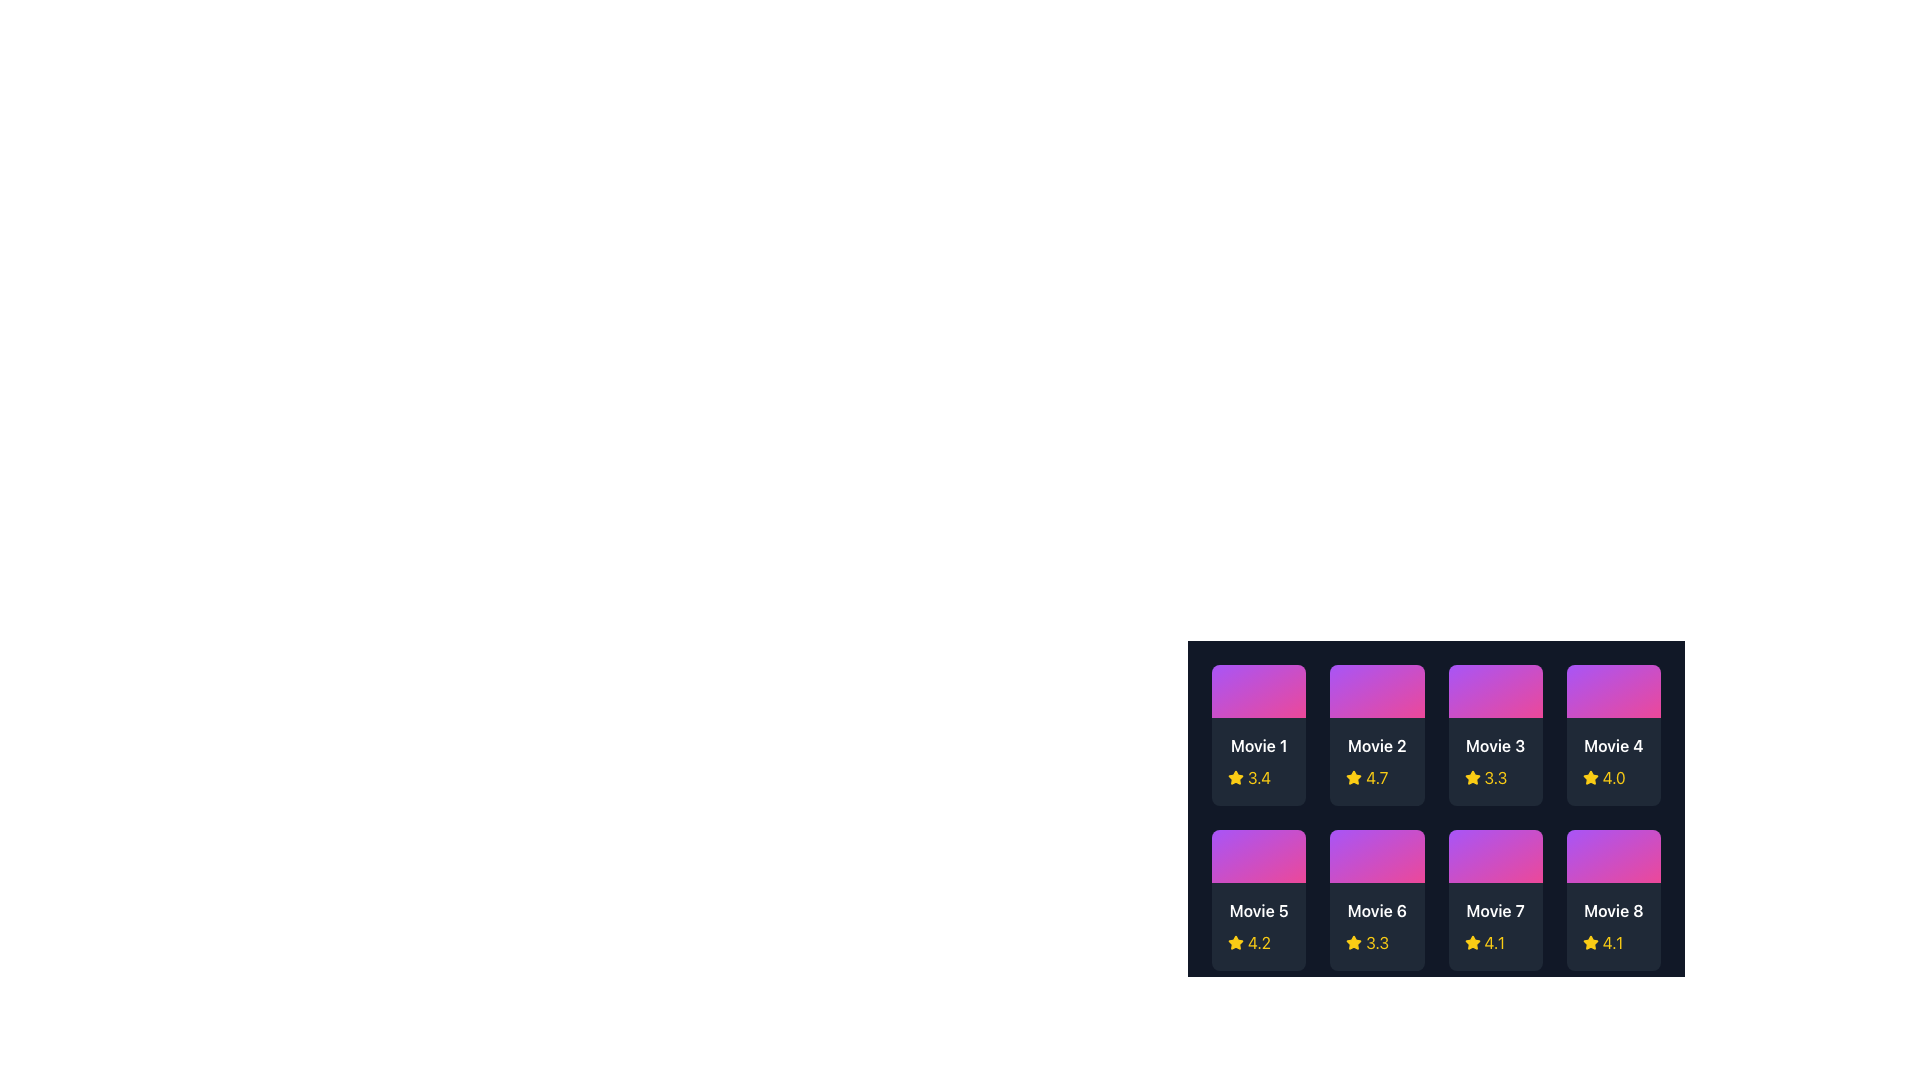 Image resolution: width=1920 pixels, height=1080 pixels. I want to click on the yellow star icon with a filled center that is part of the movie rating for 'Movie 2', located immediately to the left of the rating '4.7', so click(1354, 777).